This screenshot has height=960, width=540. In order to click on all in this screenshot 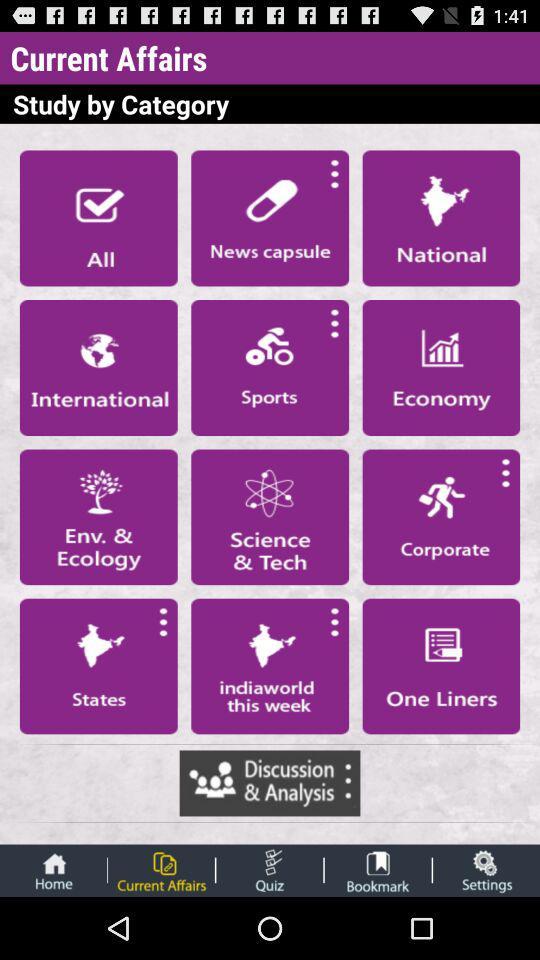, I will do `click(97, 218)`.